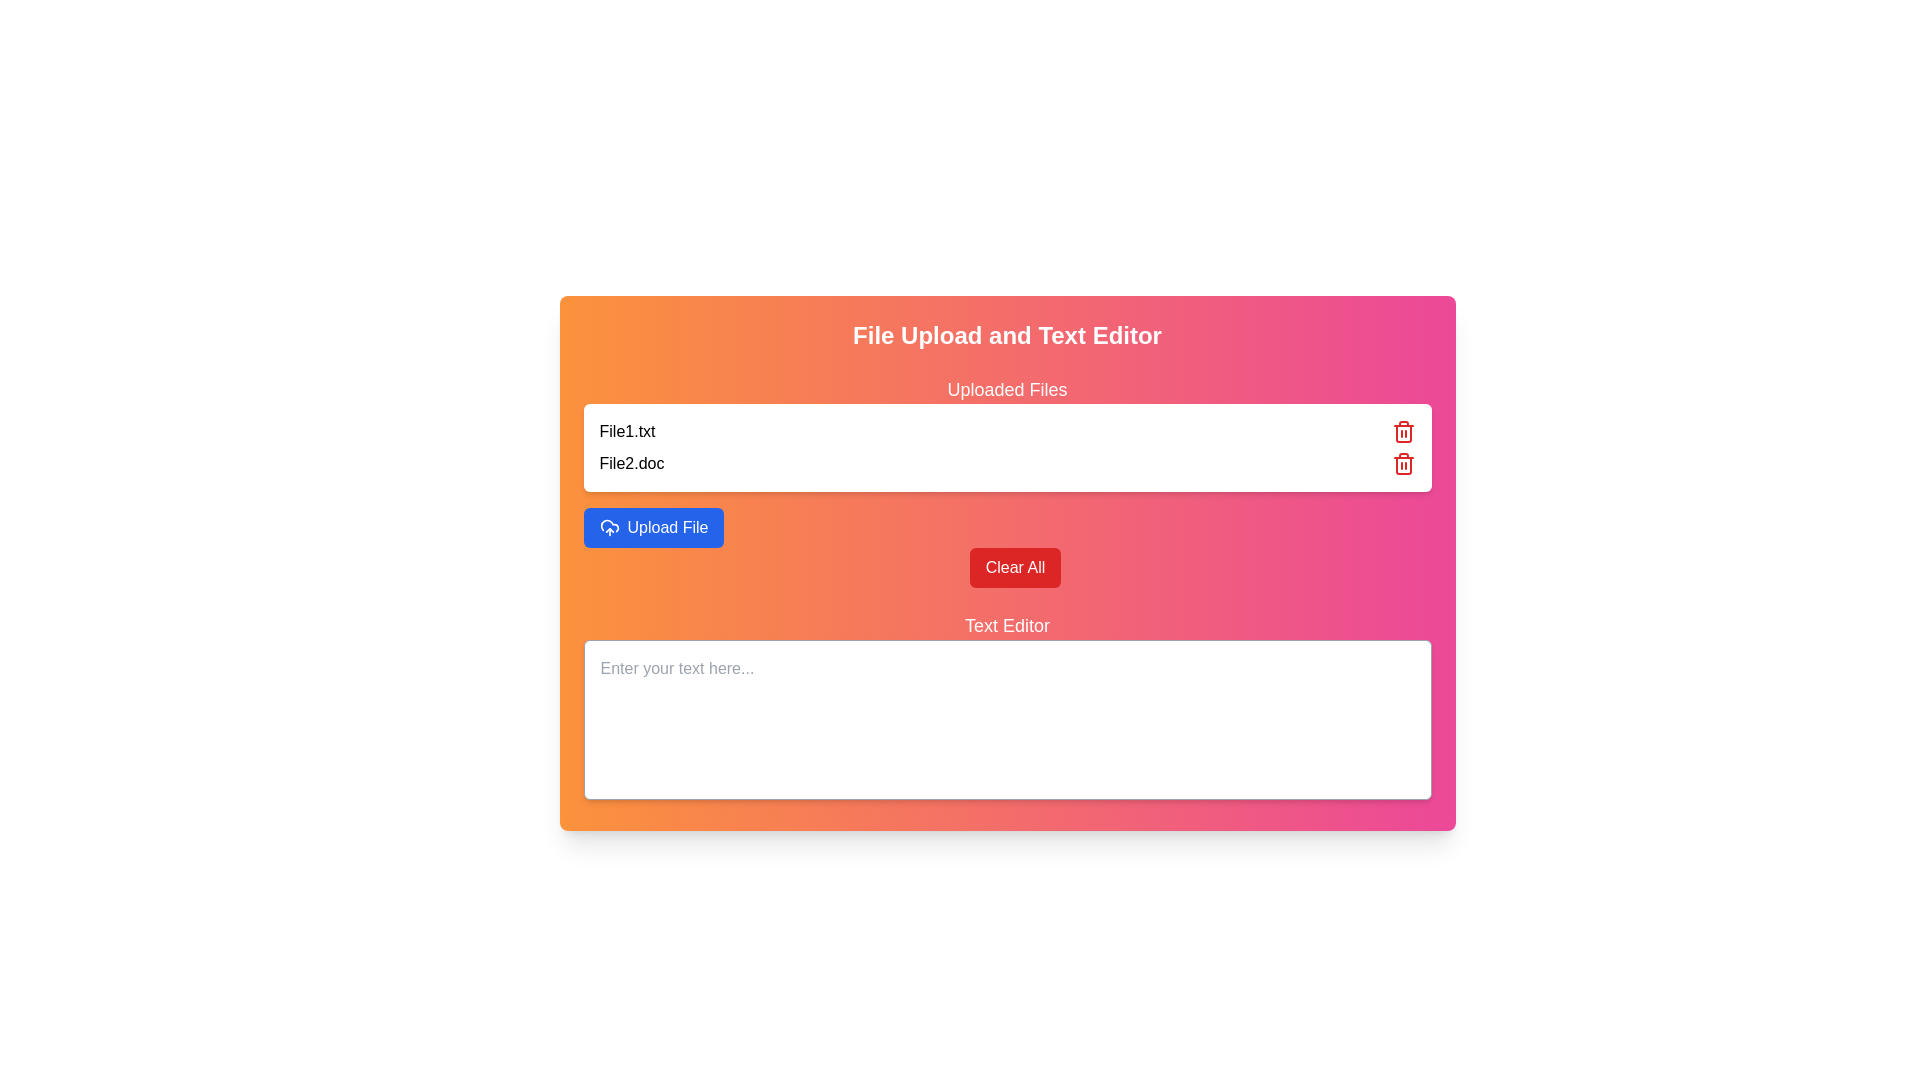  I want to click on the delete button located at the far right end of the row labeled 'File1.txt' in the 'Uploaded Files' section, so click(1402, 431).